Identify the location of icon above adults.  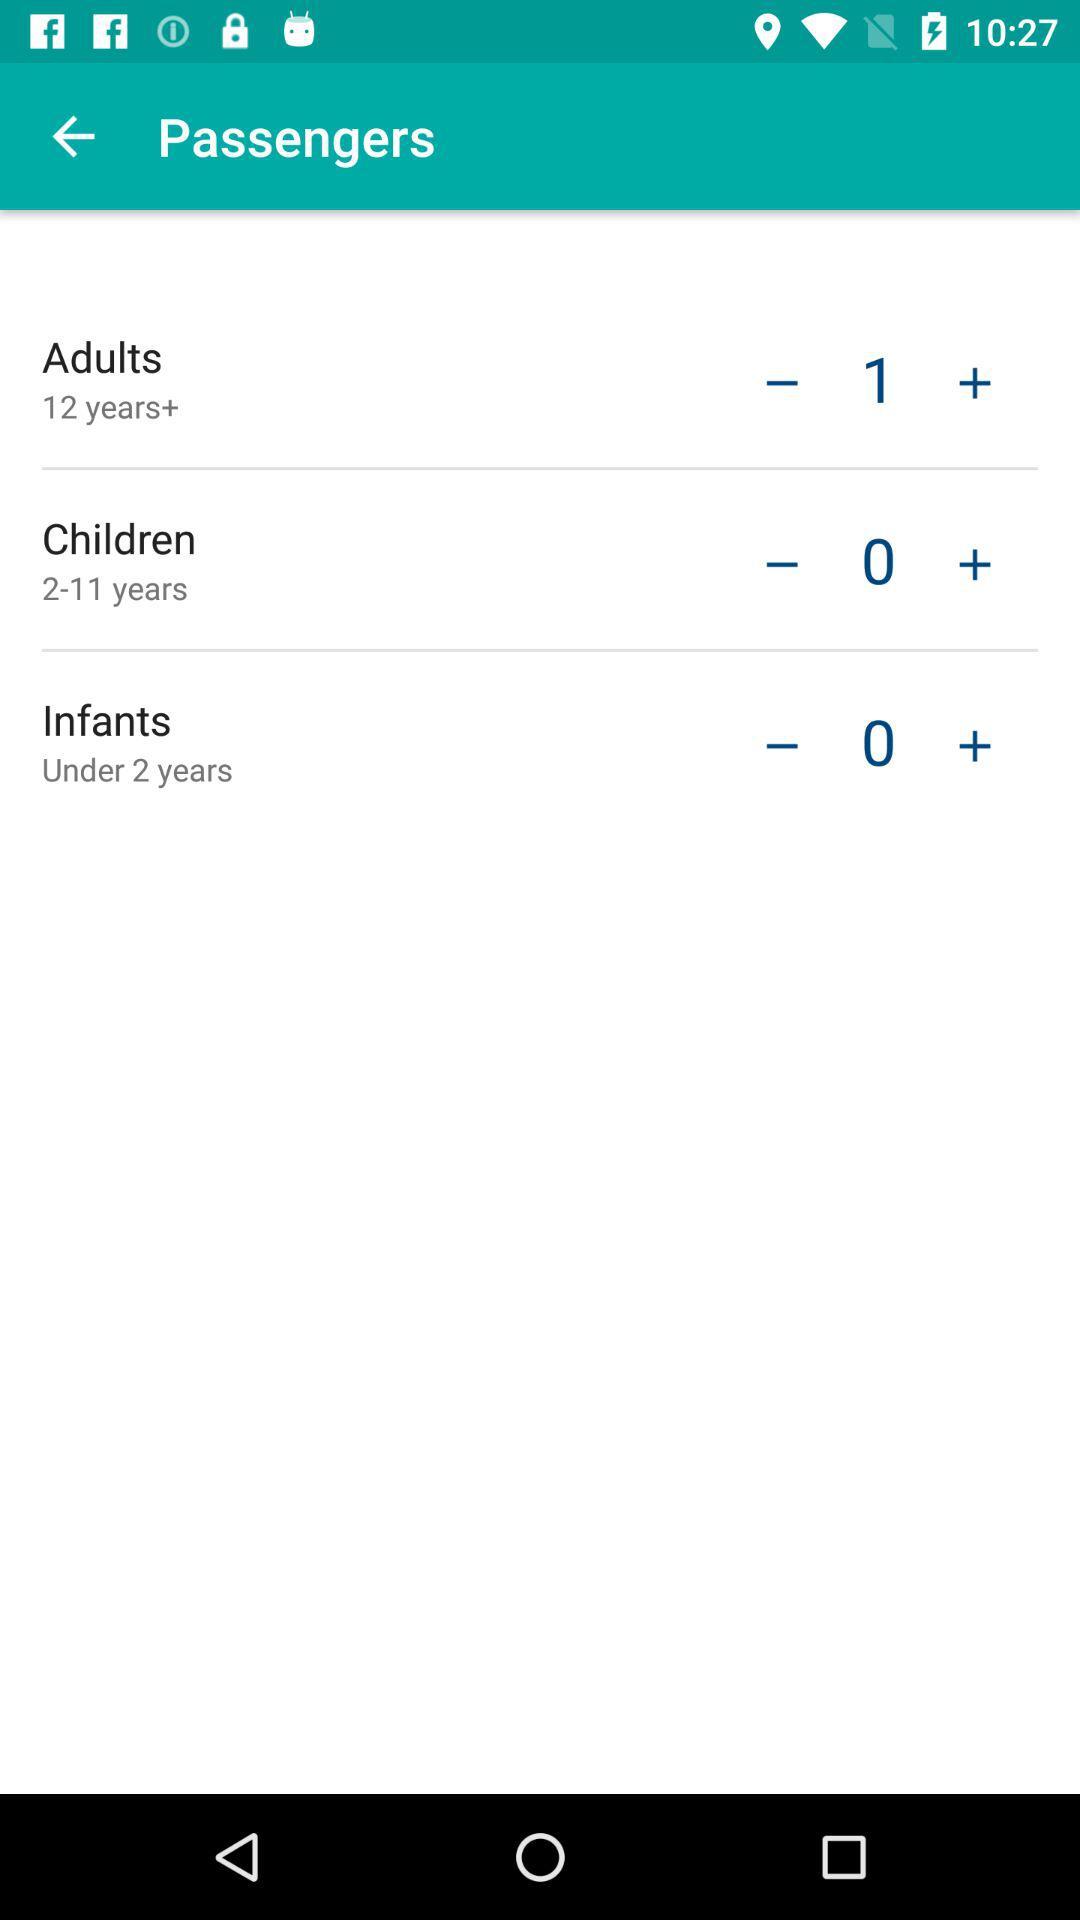
(72, 135).